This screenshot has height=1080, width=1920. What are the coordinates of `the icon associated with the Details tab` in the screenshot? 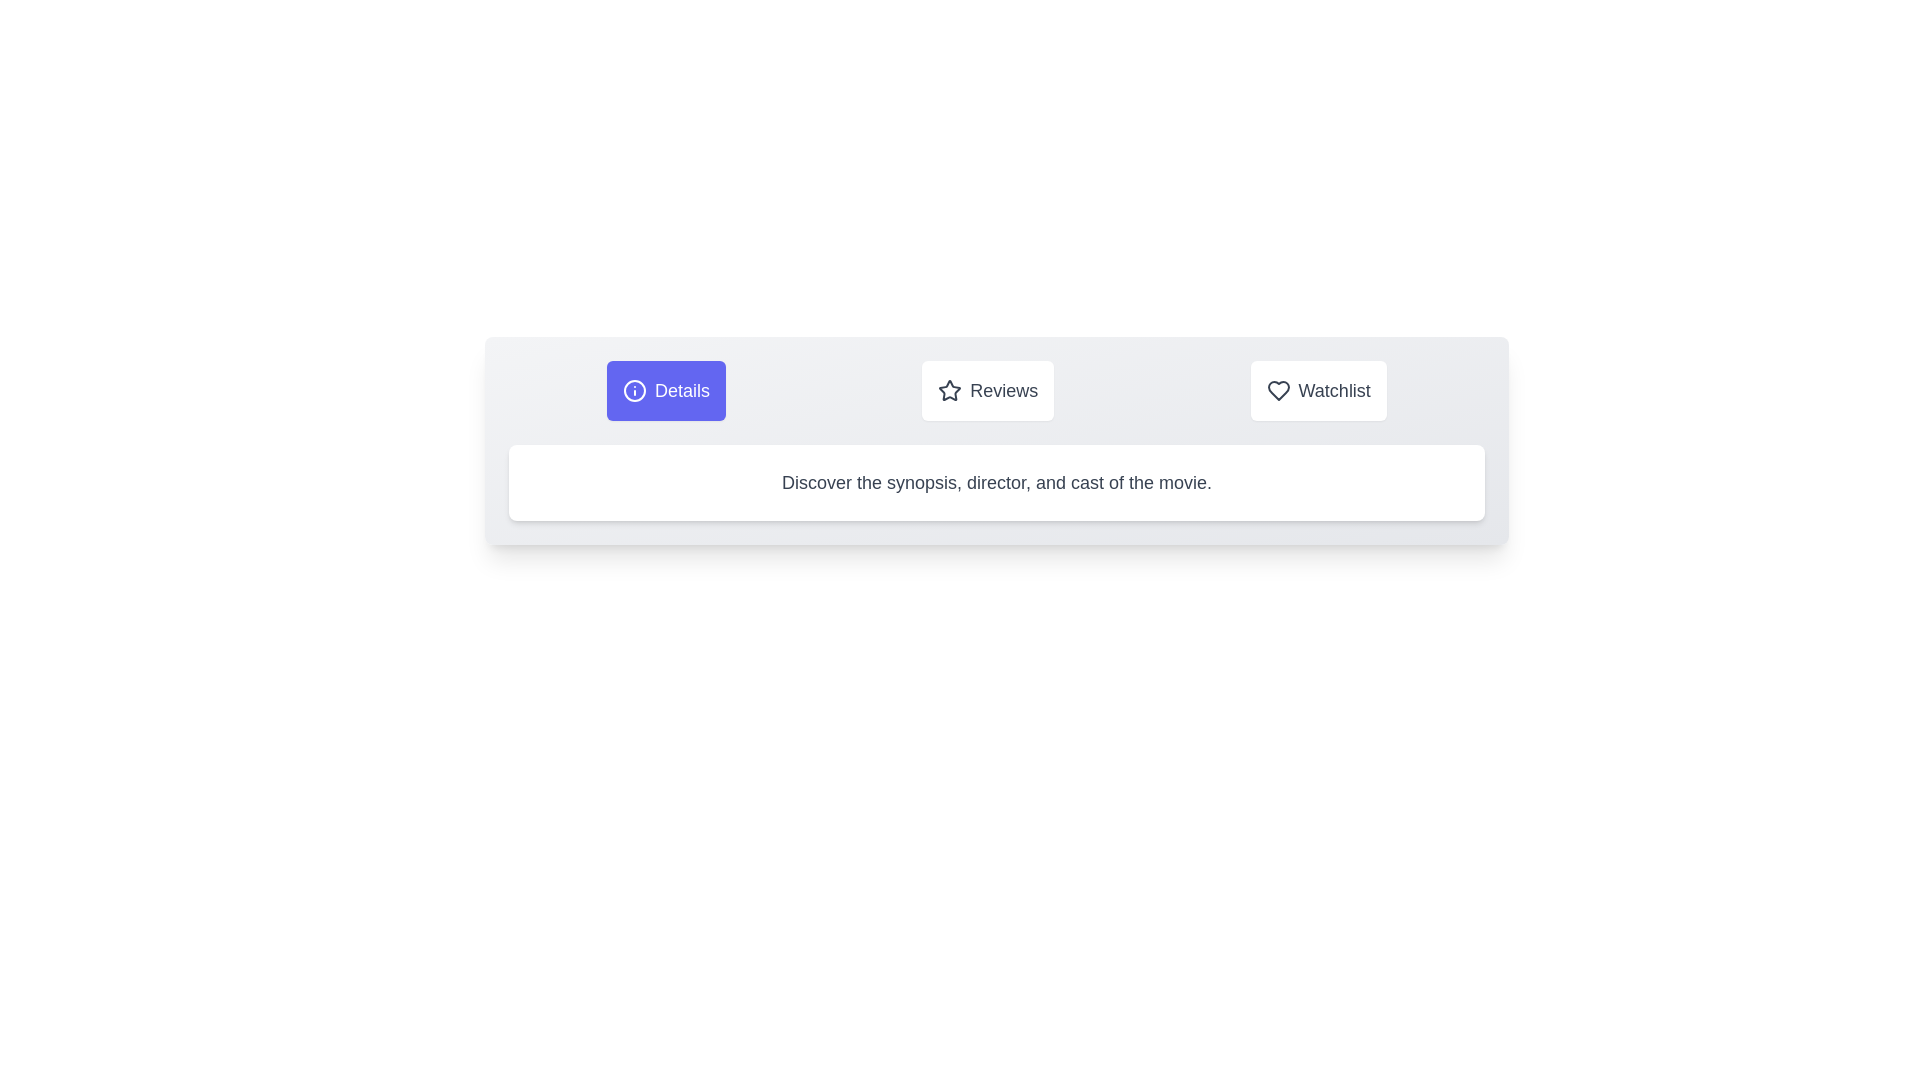 It's located at (634, 390).